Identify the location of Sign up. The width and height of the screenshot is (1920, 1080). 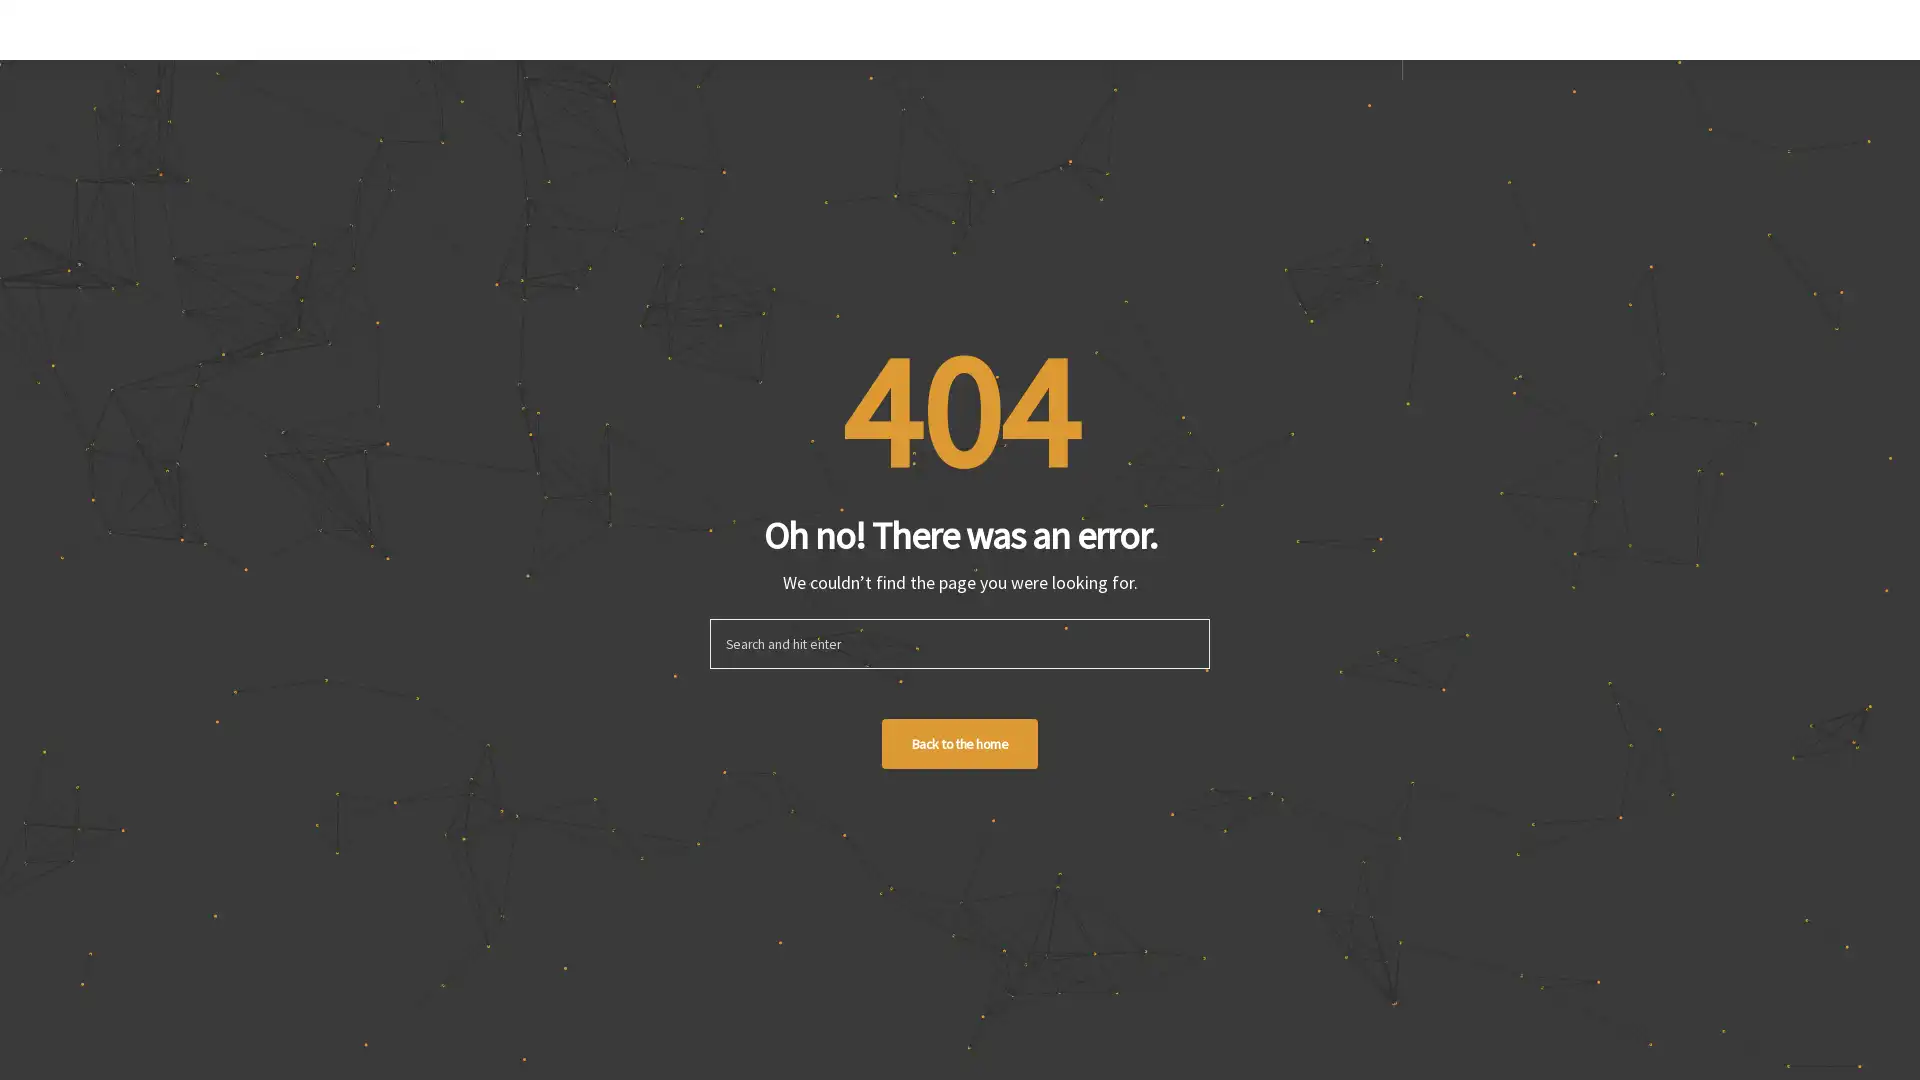
(1309, 761).